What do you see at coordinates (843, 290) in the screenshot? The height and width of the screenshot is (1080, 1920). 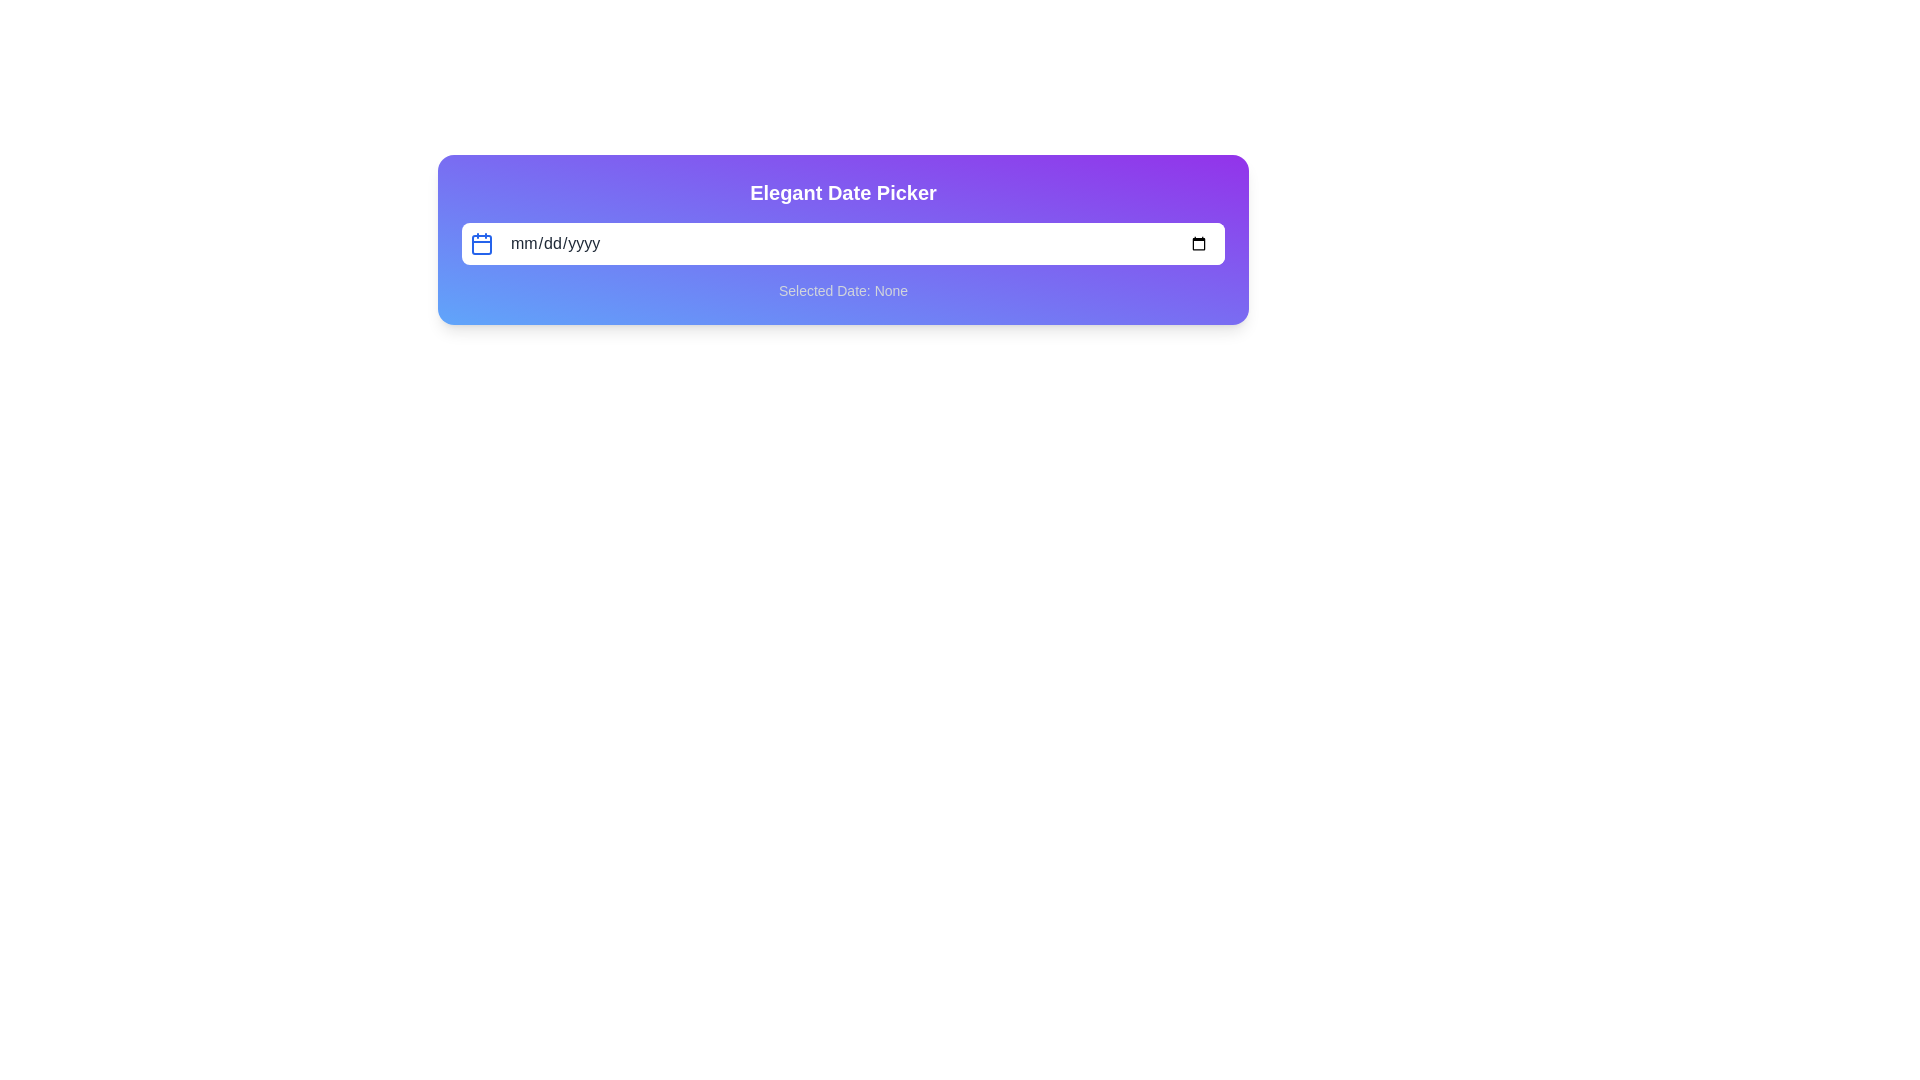 I see `the non-interactive Text label displaying the currently selected date in the 'Elegant Date Picker' section` at bounding box center [843, 290].